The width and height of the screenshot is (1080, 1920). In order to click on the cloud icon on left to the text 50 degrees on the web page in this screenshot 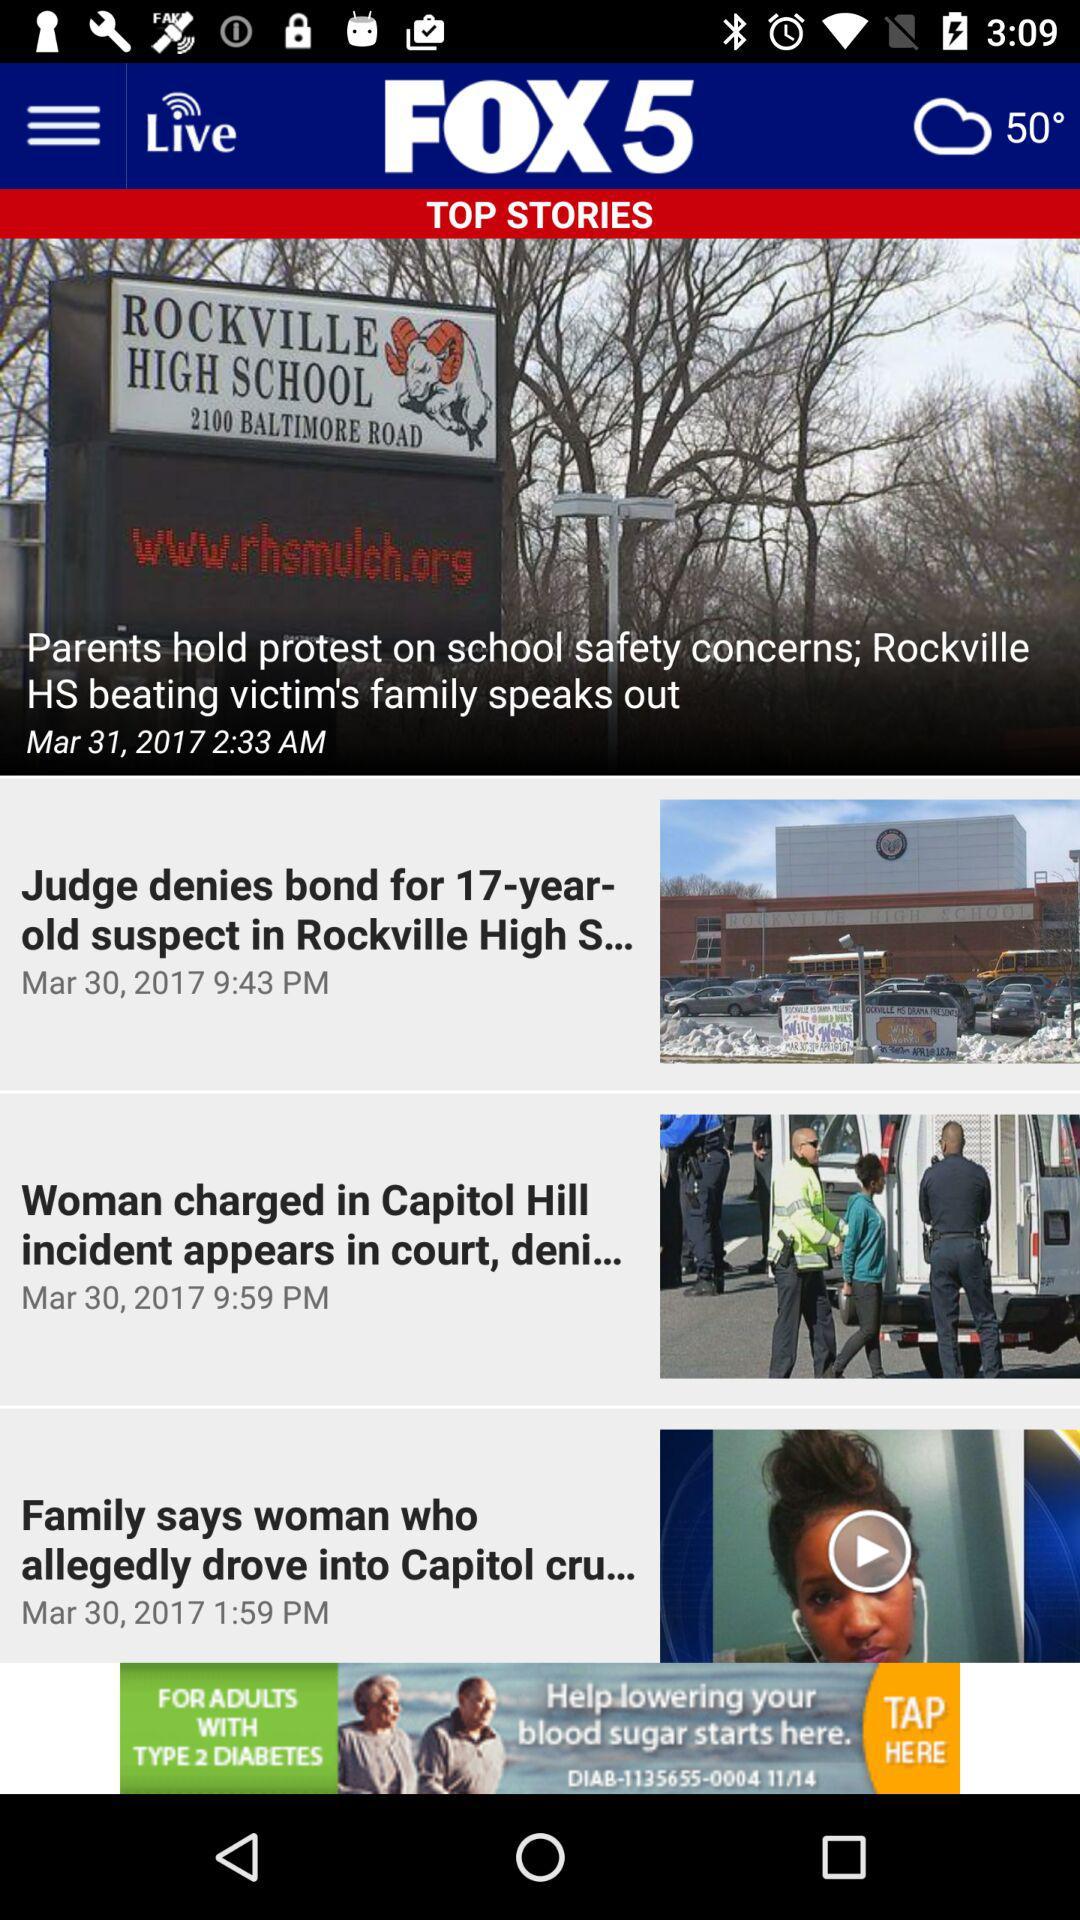, I will do `click(951, 124)`.